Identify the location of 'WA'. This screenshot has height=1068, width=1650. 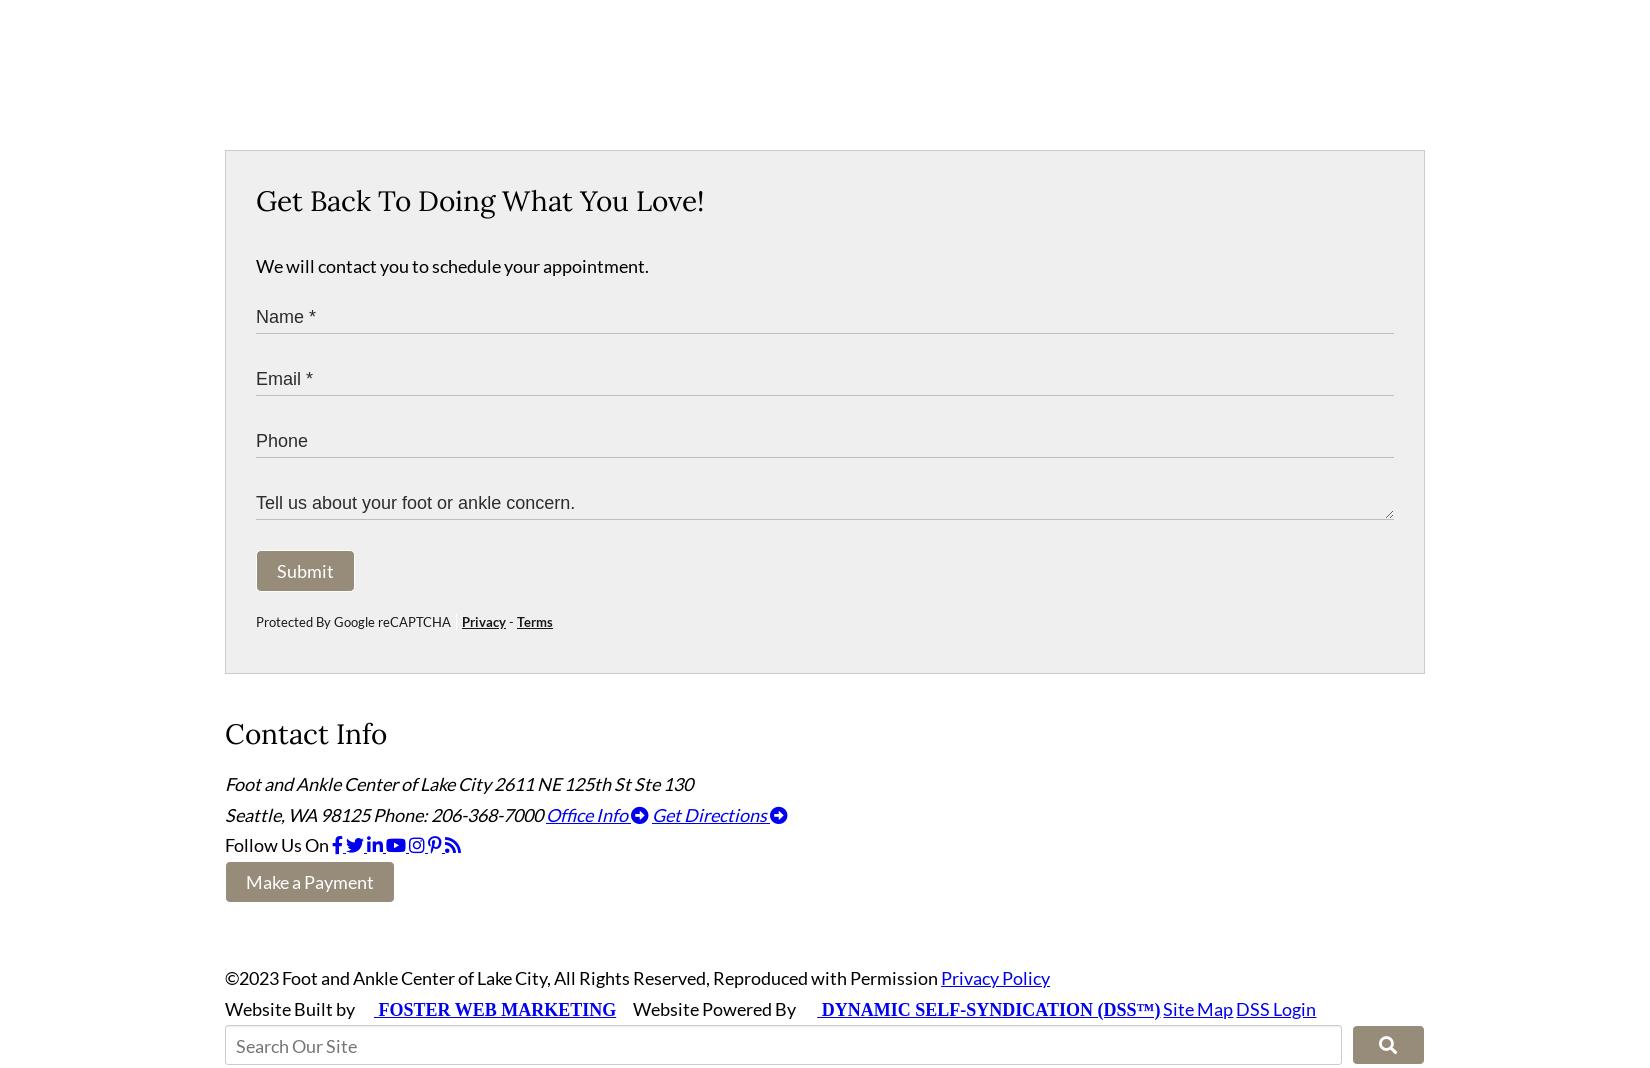
(302, 822).